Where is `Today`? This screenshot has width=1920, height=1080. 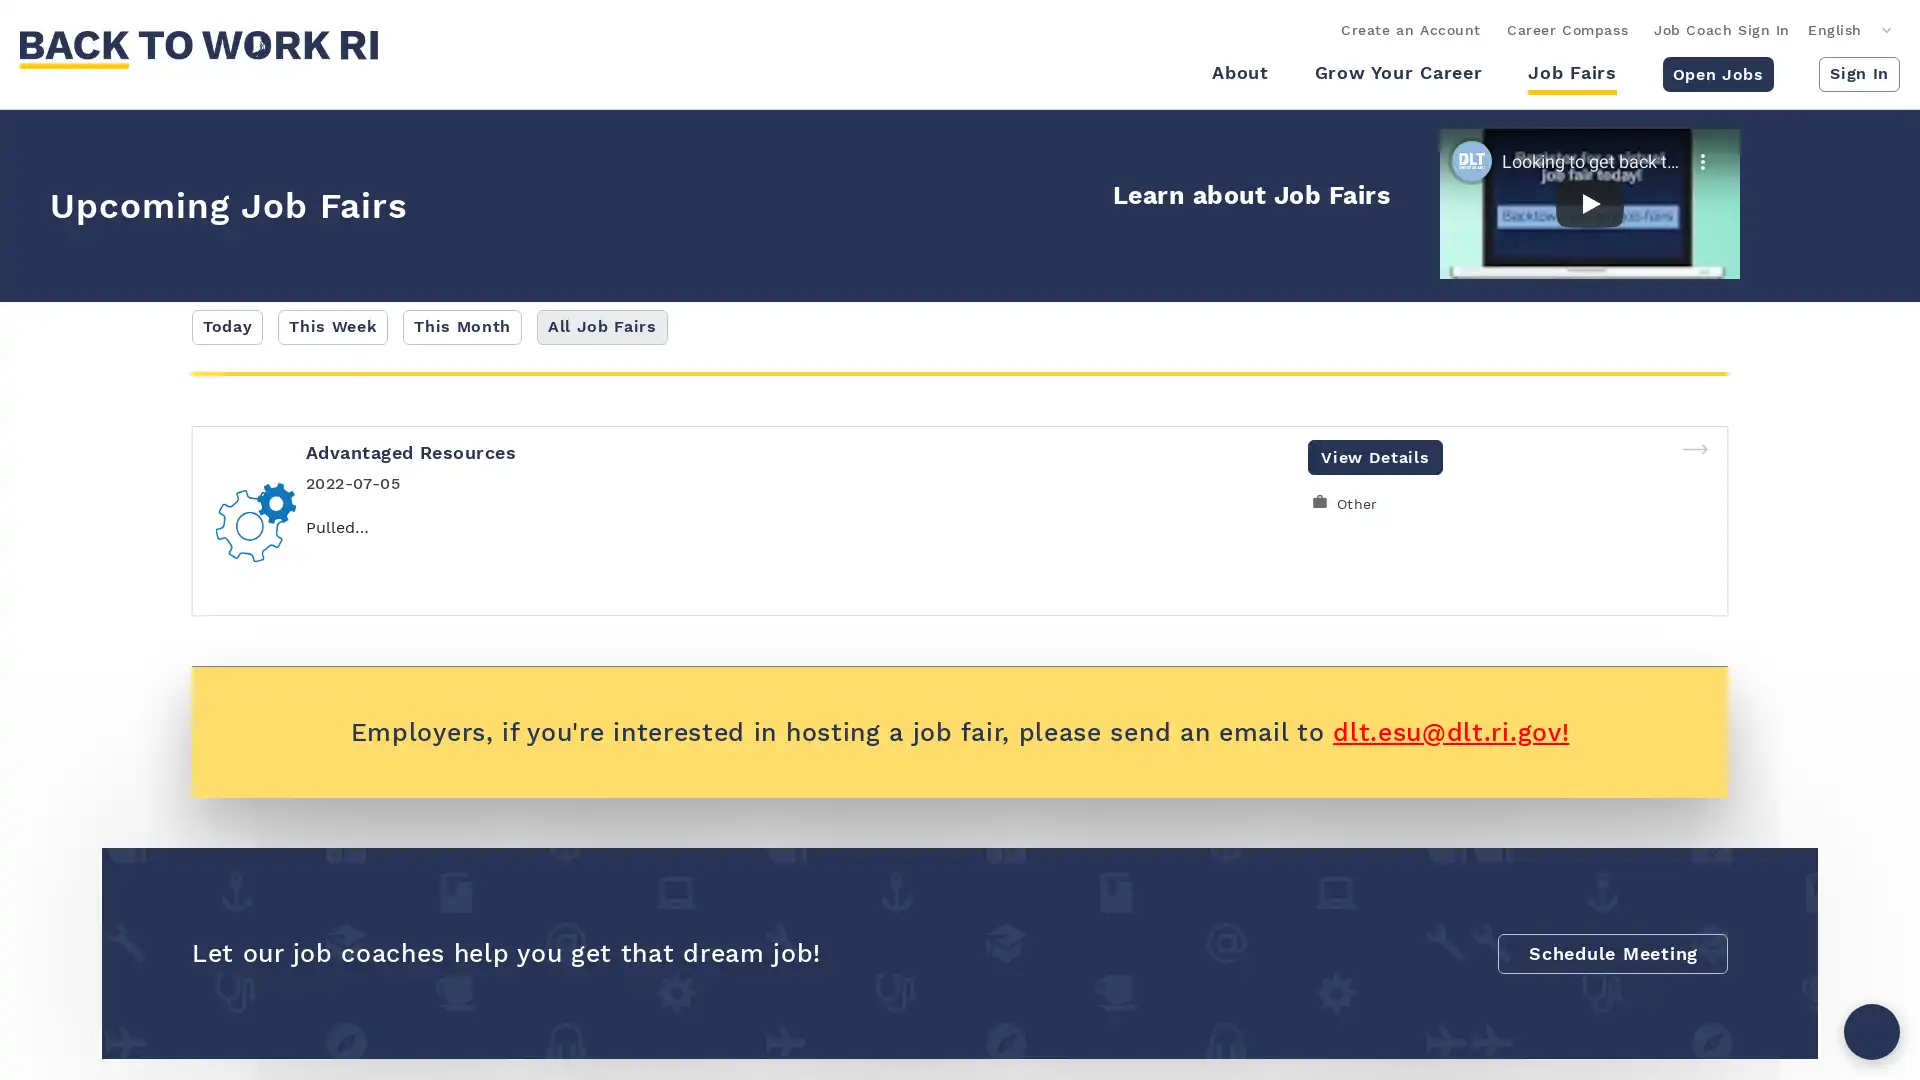 Today is located at coordinates (227, 326).